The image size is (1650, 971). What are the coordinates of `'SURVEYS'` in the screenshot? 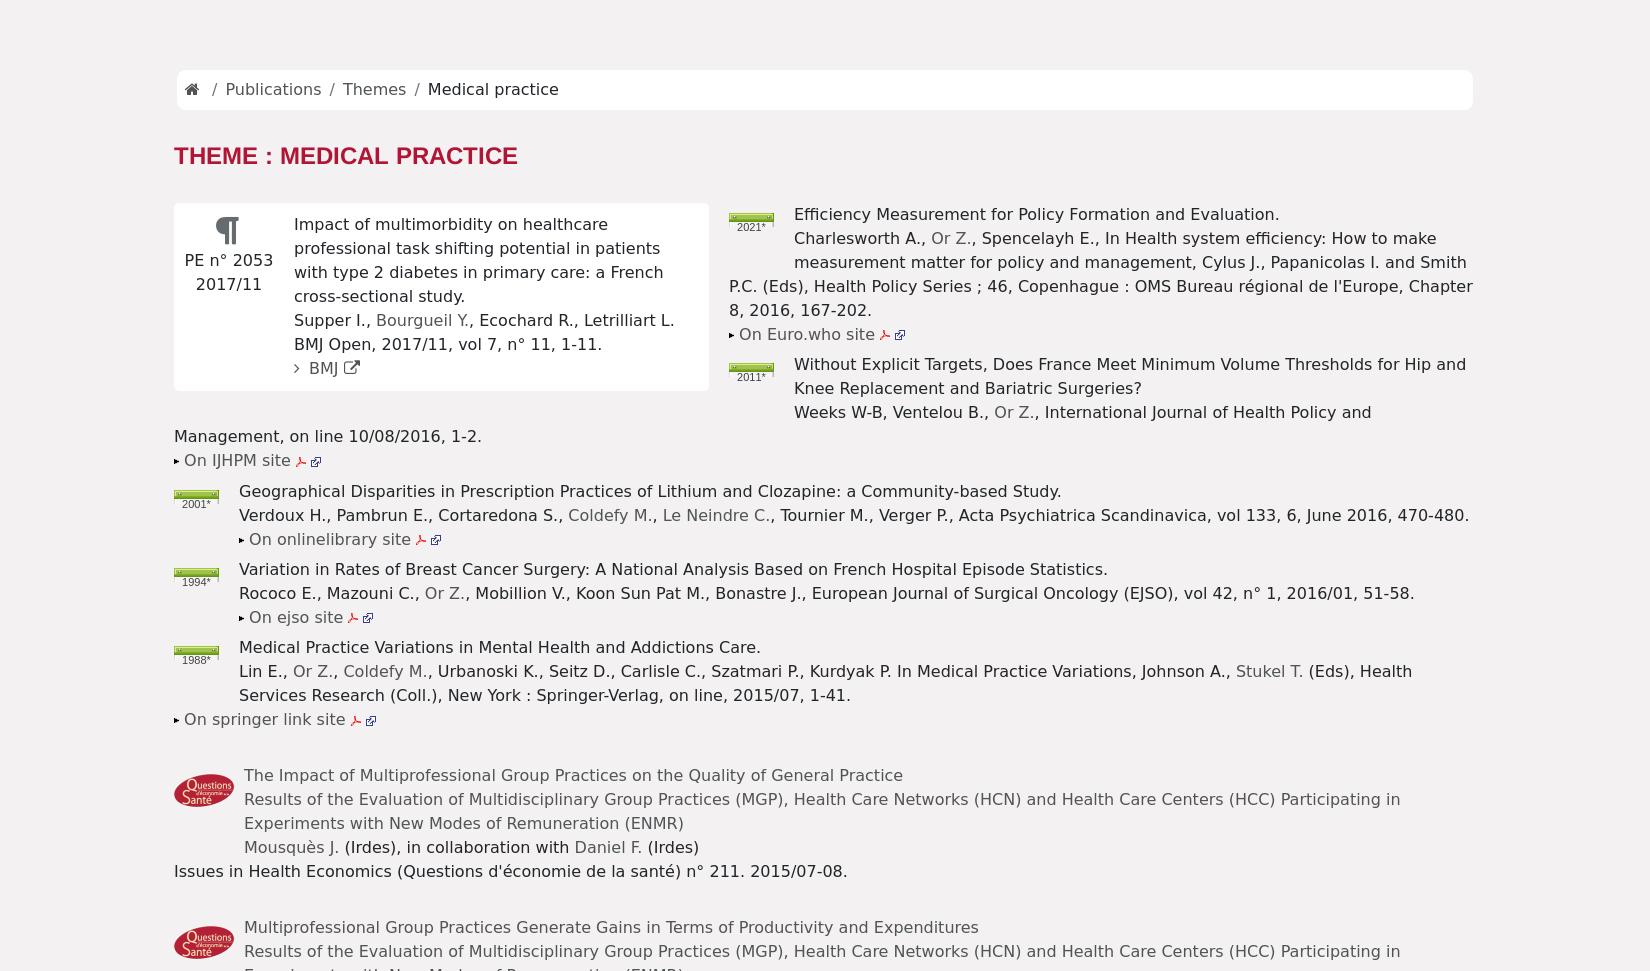 It's located at (696, 36).